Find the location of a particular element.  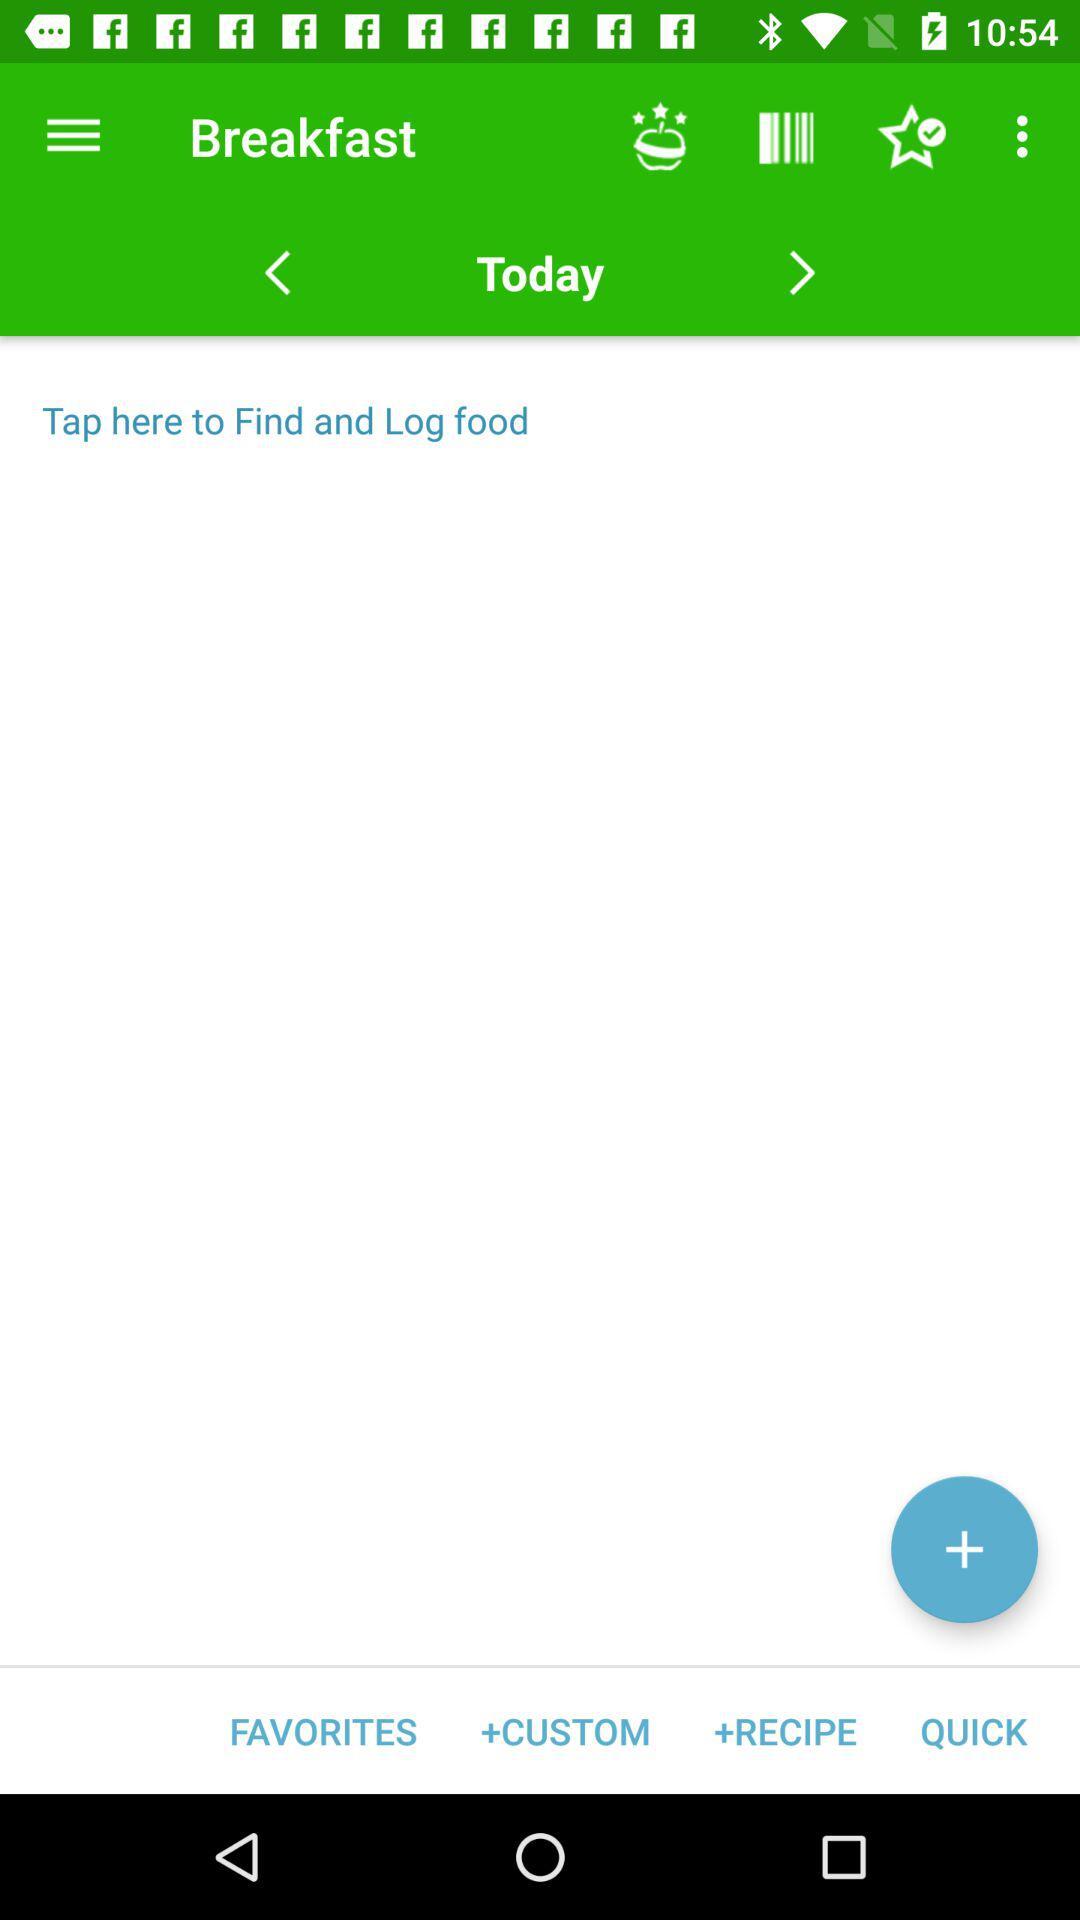

item to the left of +recipe icon is located at coordinates (565, 1730).